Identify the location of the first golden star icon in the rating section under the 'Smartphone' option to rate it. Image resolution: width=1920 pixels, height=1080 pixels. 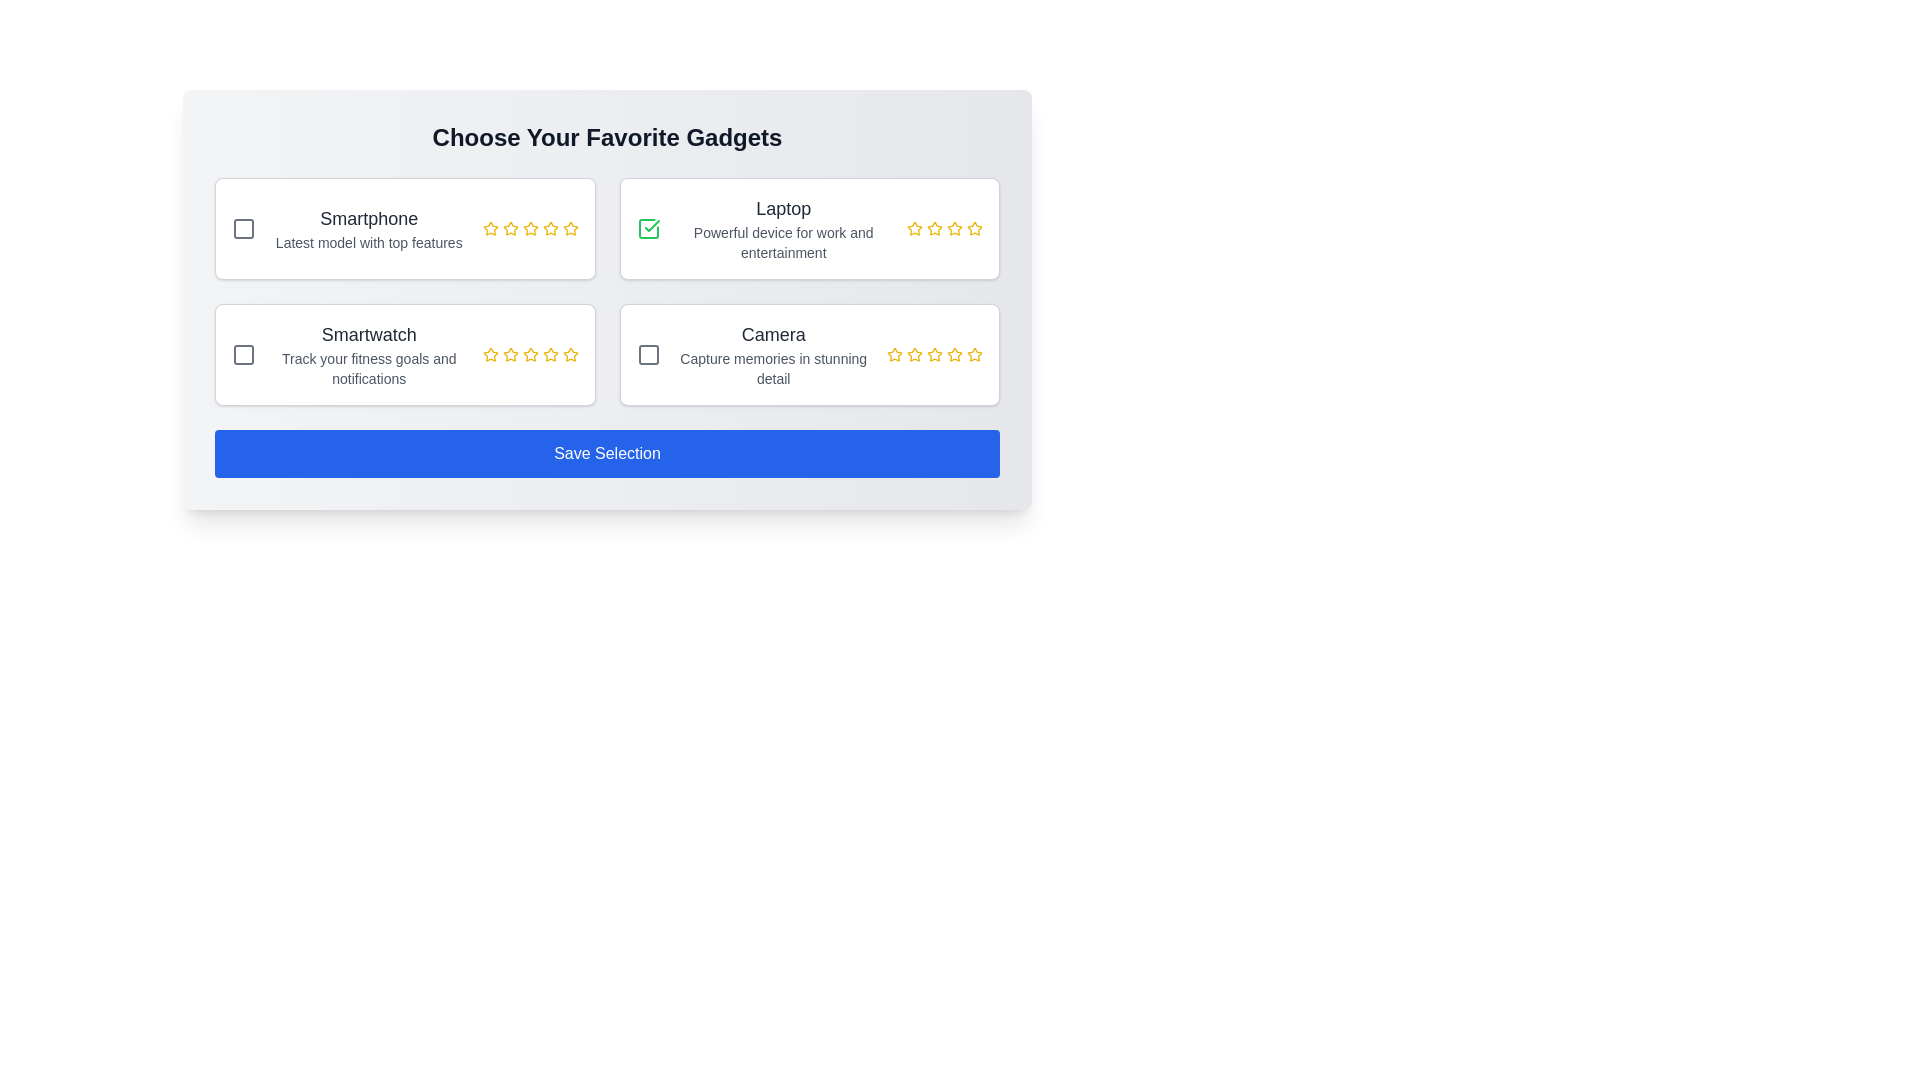
(490, 227).